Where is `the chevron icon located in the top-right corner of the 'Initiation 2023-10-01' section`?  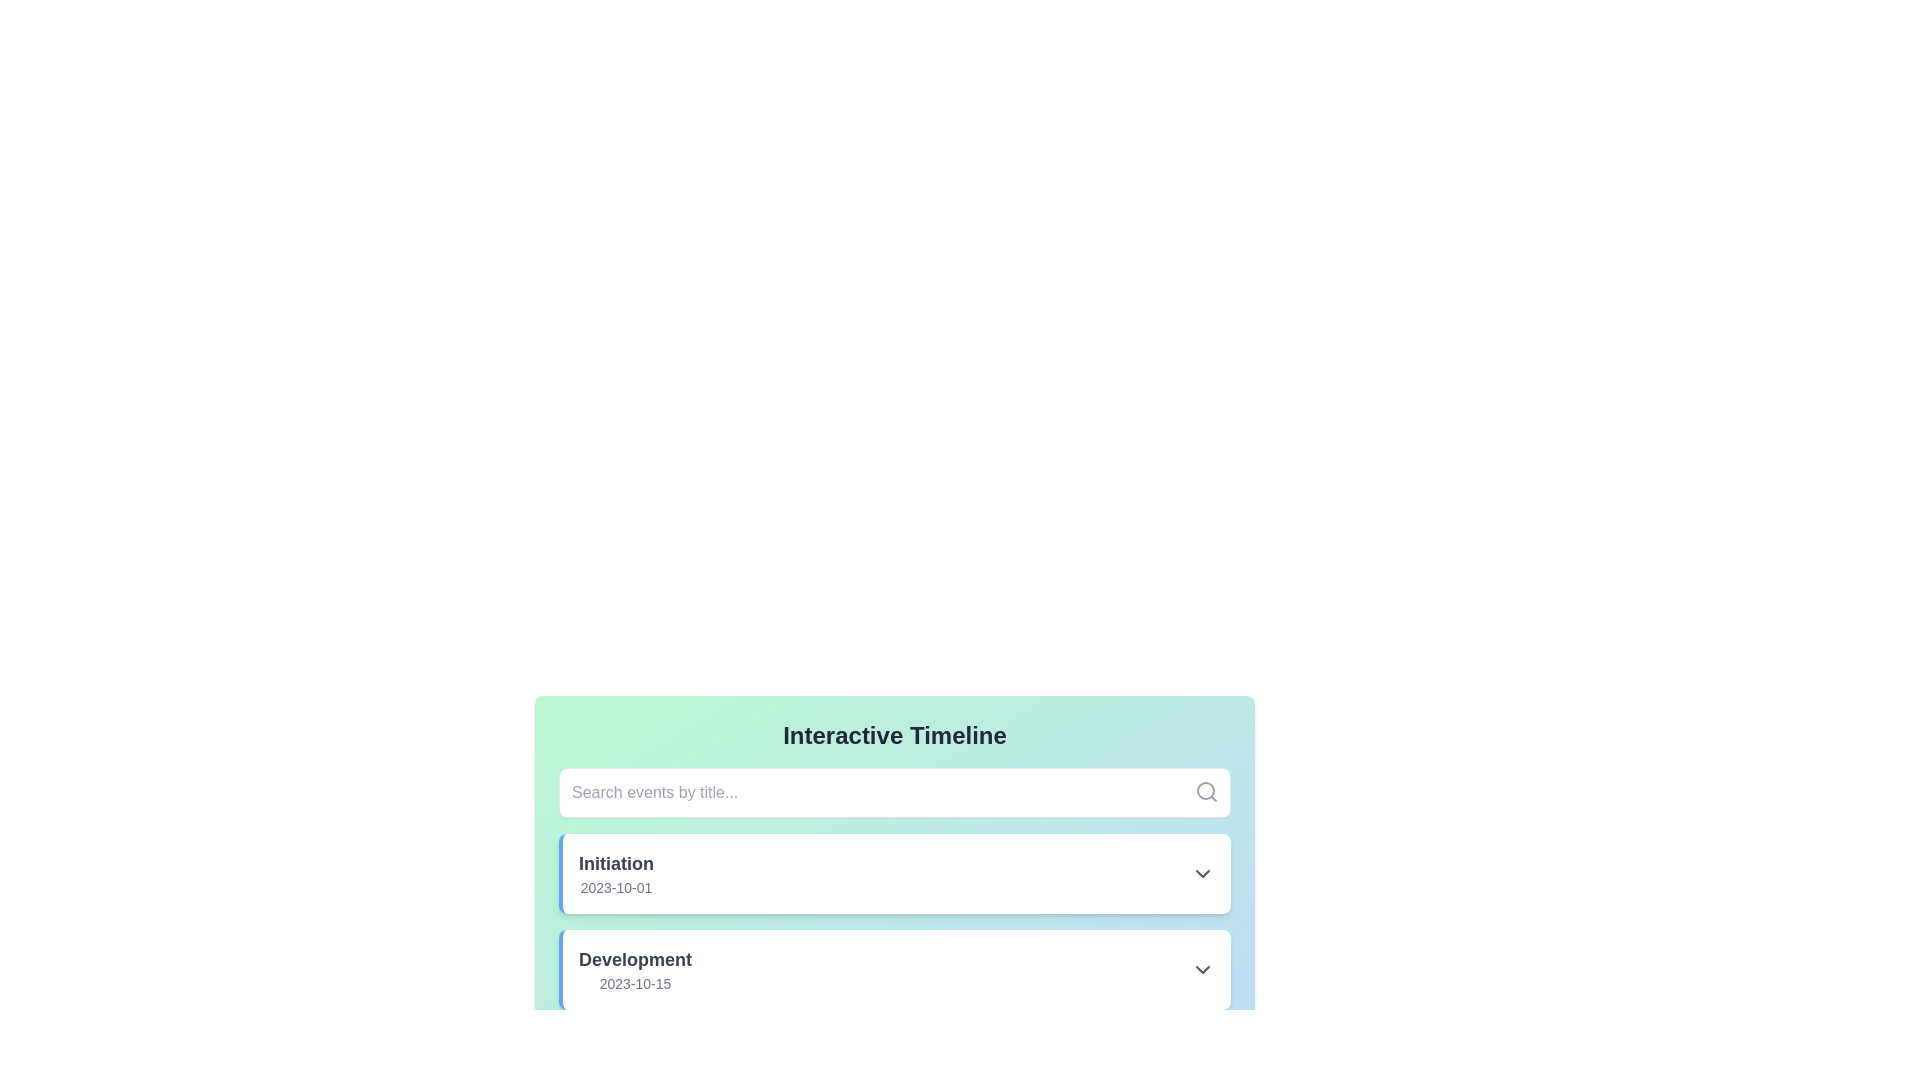 the chevron icon located in the top-right corner of the 'Initiation 2023-10-01' section is located at coordinates (1202, 873).